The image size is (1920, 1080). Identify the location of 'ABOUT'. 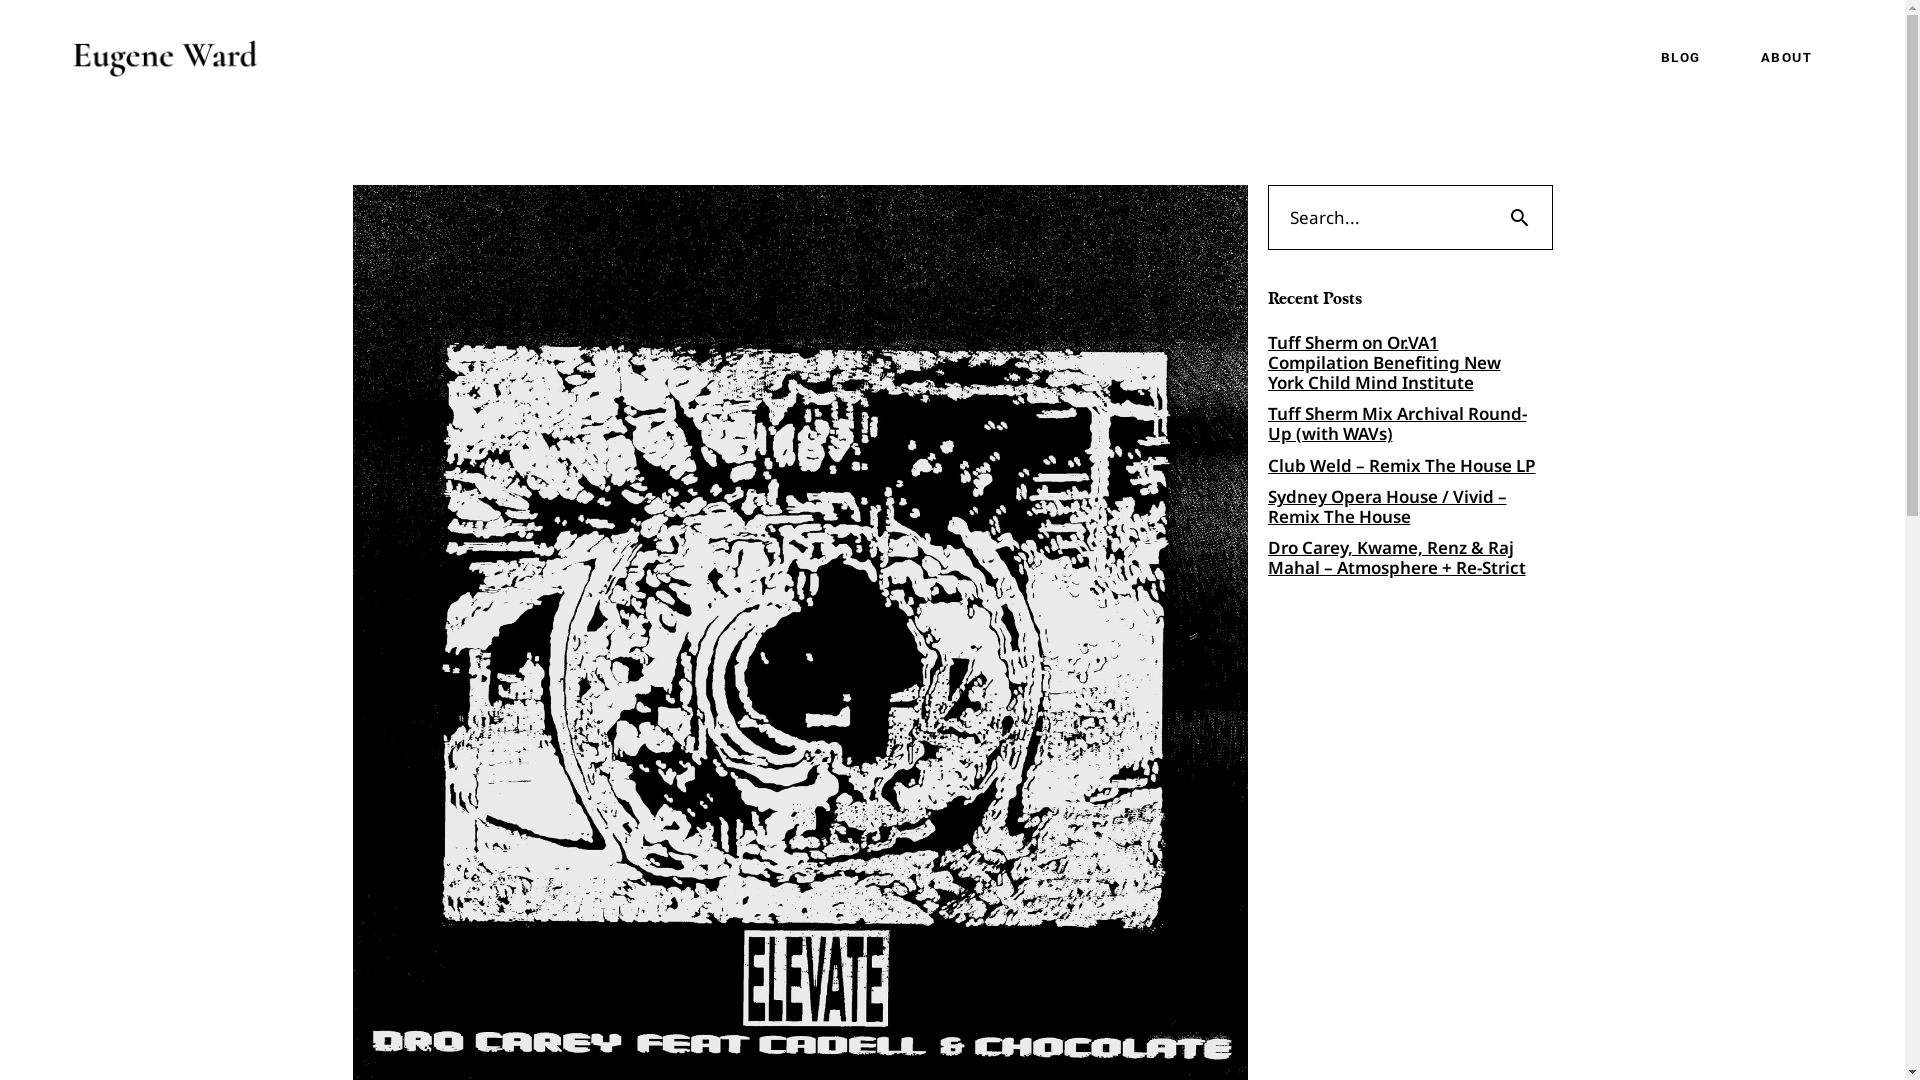
(1728, 56).